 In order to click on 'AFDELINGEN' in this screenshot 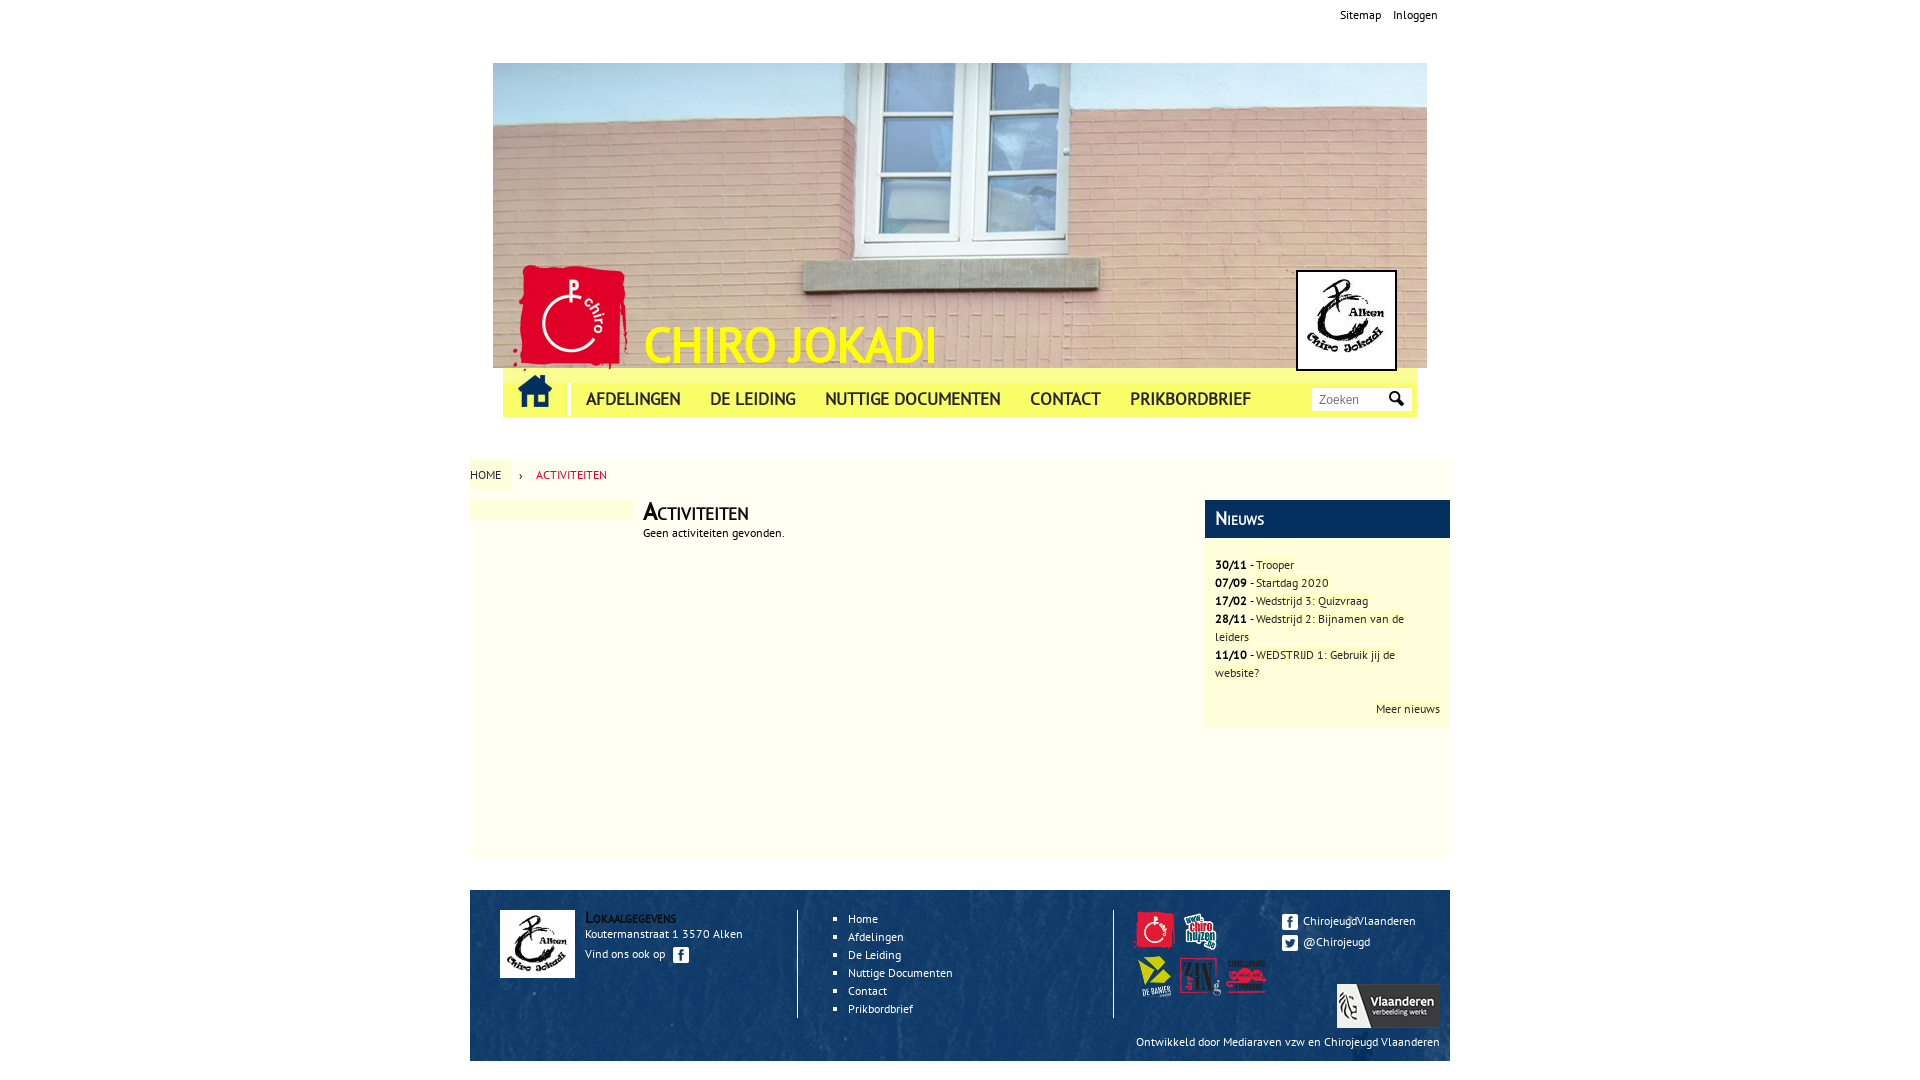, I will do `click(632, 400)`.